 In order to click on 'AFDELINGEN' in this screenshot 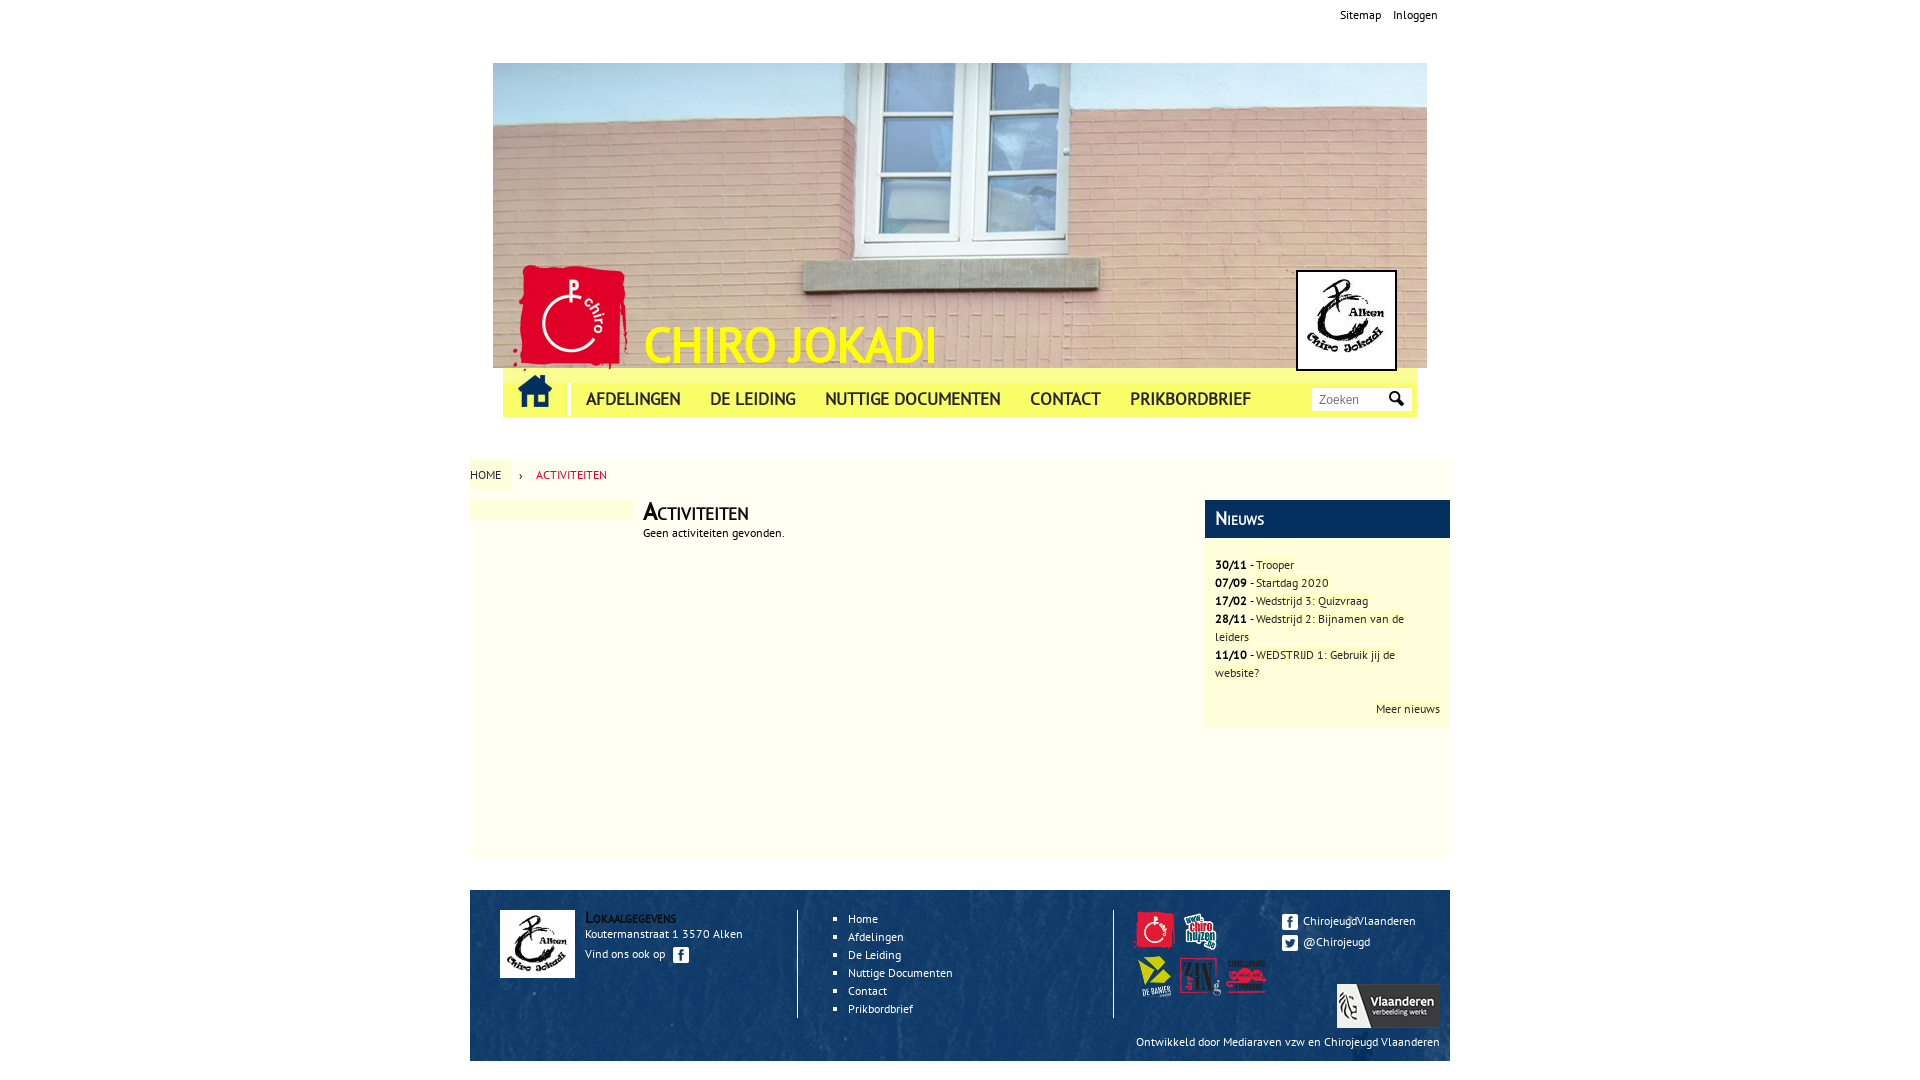, I will do `click(632, 400)`.